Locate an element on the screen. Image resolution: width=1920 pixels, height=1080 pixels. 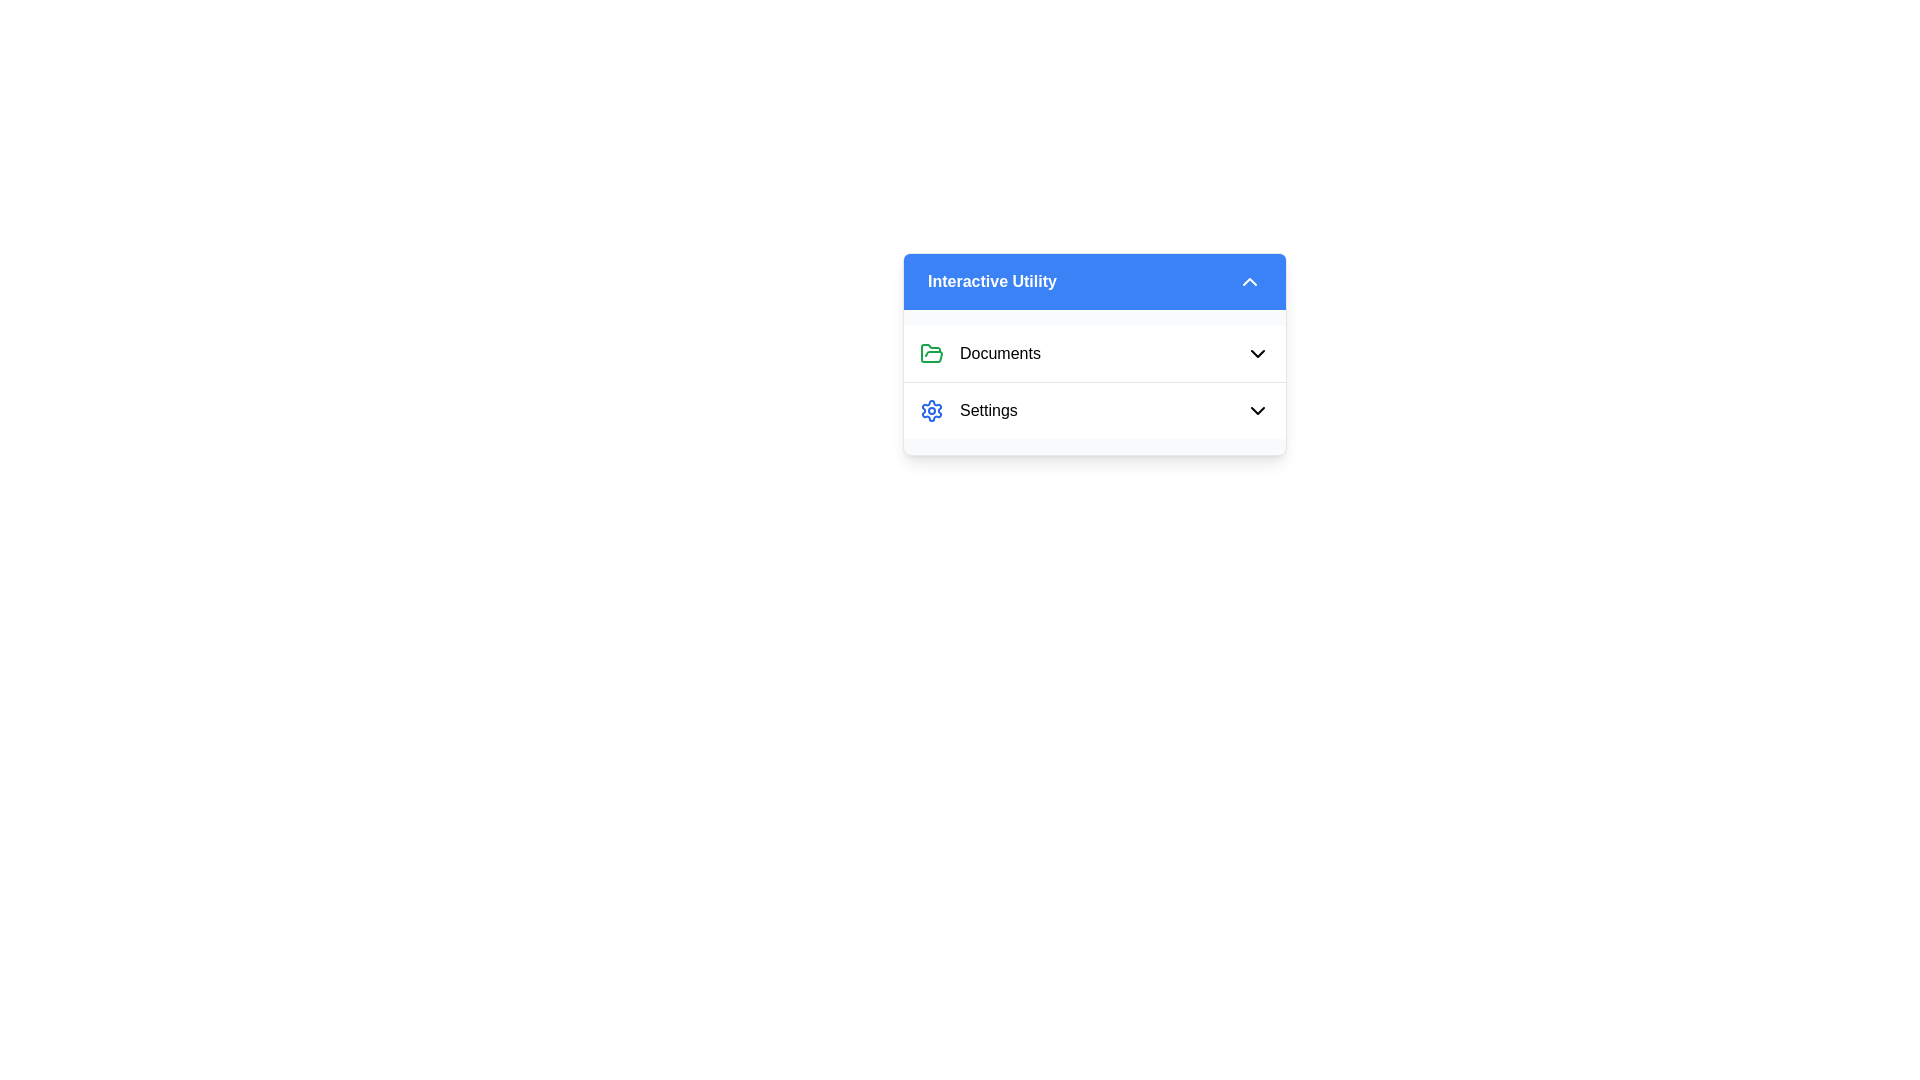
the decorative settings icon located at the left end of the dropdown menu item labeled 'Interactive Utility', which precedes the text 'Settings' is located at coordinates (930, 410).